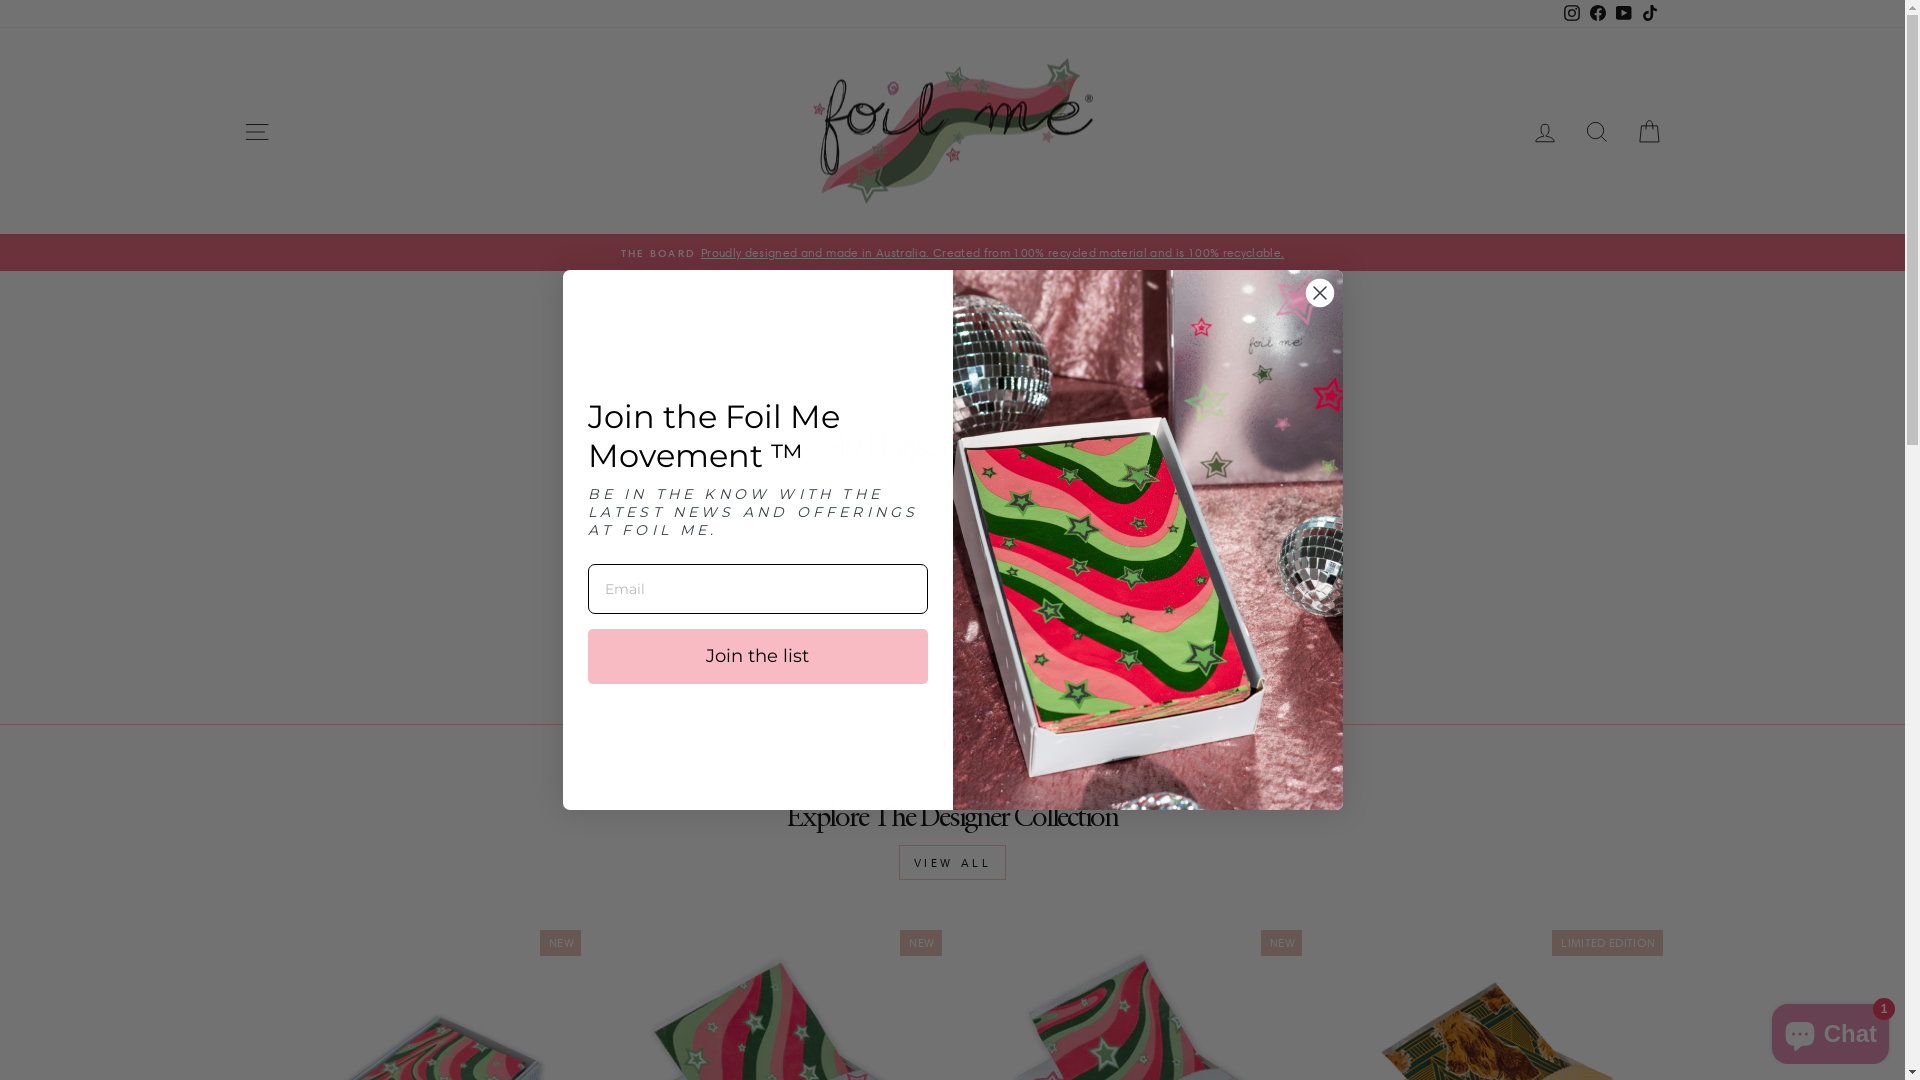 This screenshot has width=1920, height=1080. What do you see at coordinates (1517, 131) in the screenshot?
I see `'LOG IN'` at bounding box center [1517, 131].